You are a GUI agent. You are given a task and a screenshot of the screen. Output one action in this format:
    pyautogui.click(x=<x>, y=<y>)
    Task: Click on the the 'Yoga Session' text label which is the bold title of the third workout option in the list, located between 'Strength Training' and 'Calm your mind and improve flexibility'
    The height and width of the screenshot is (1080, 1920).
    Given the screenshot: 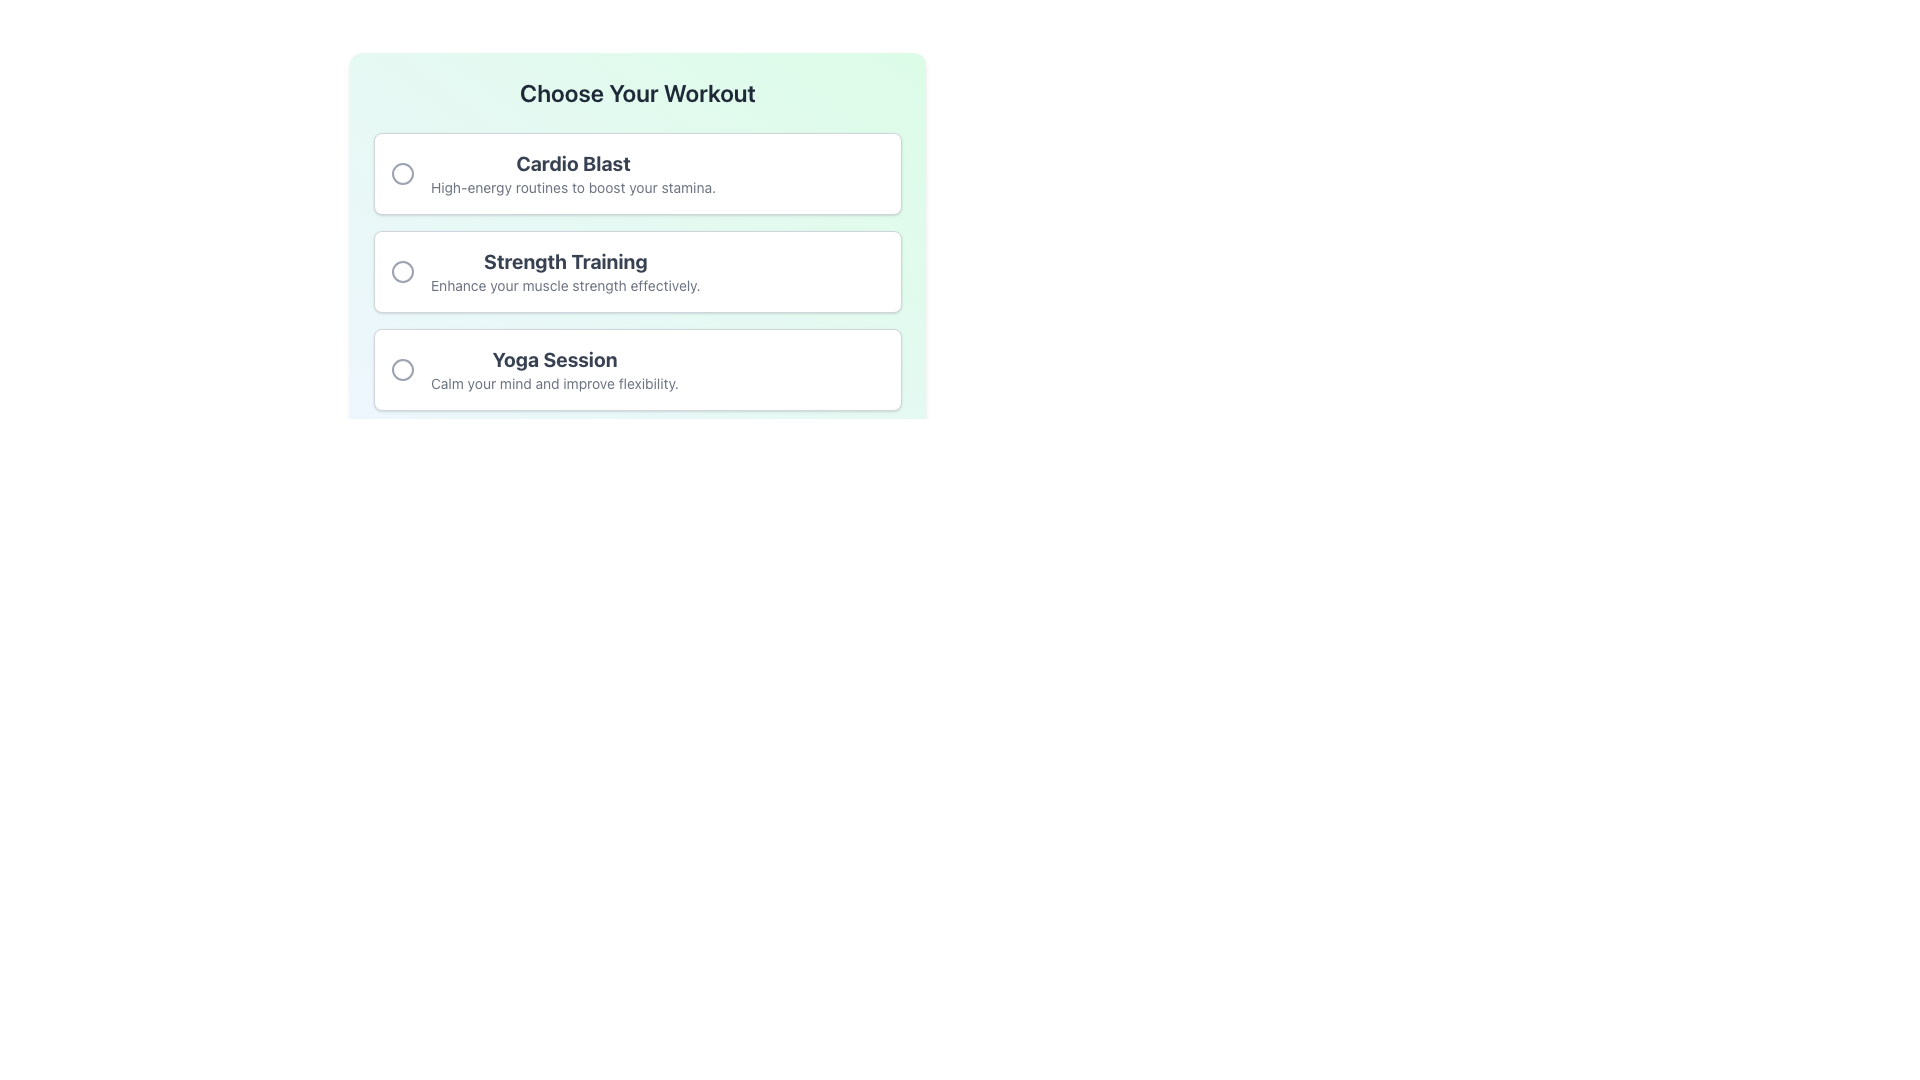 What is the action you would take?
    pyautogui.click(x=554, y=358)
    